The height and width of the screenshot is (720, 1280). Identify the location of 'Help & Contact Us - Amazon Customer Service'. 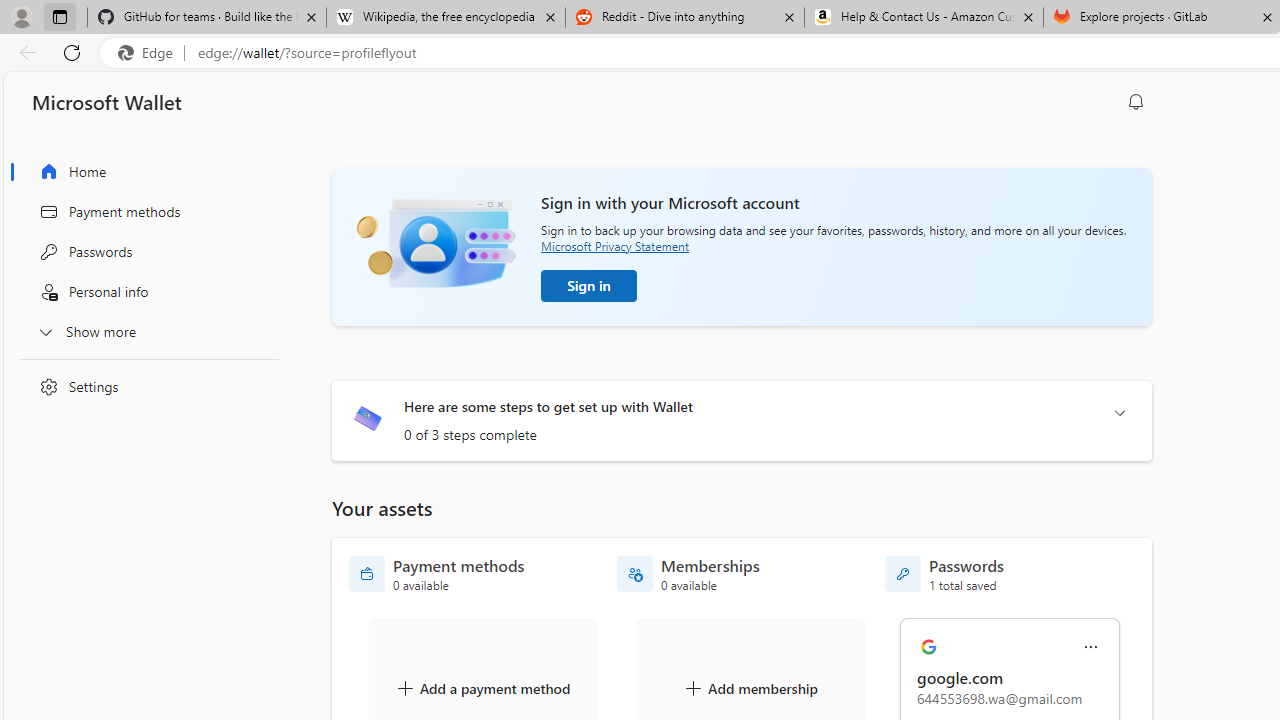
(923, 17).